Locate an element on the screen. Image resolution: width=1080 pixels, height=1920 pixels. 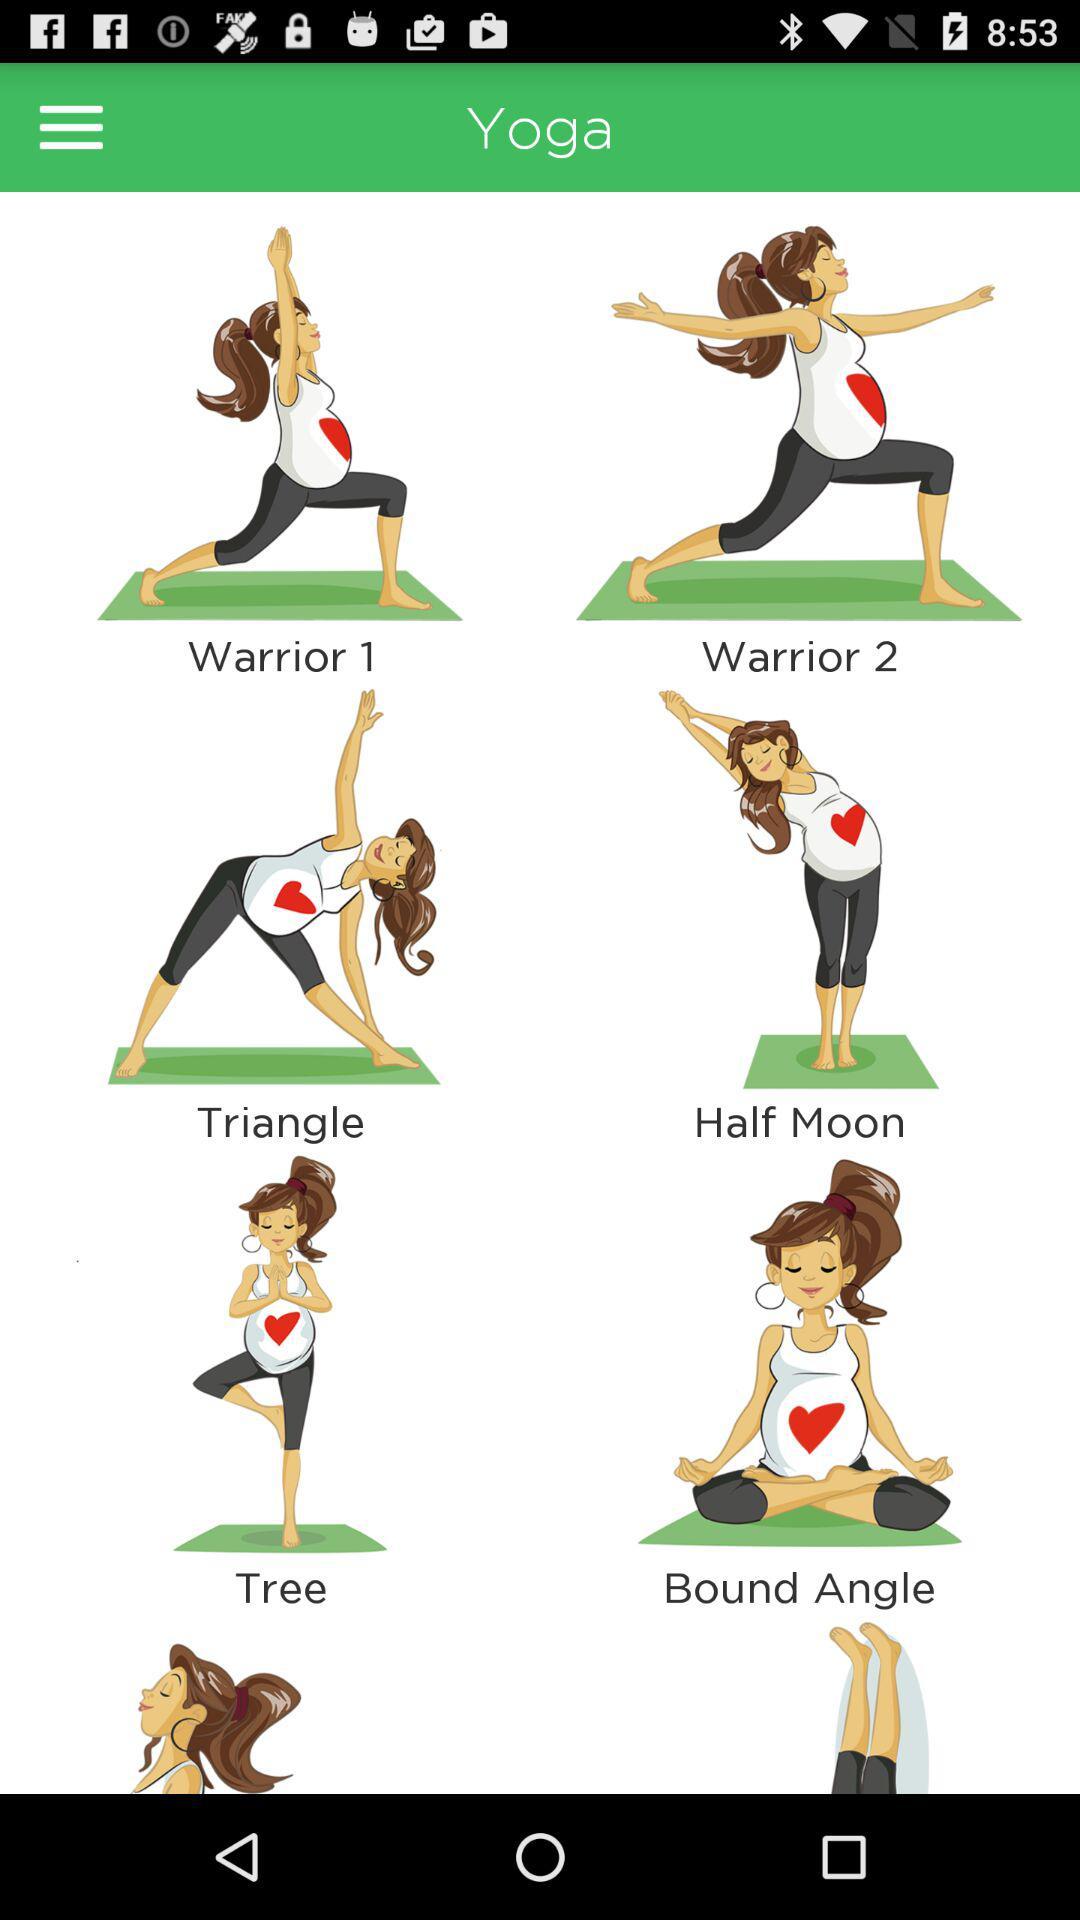
icon to the left of half moon is located at coordinates (280, 1354).